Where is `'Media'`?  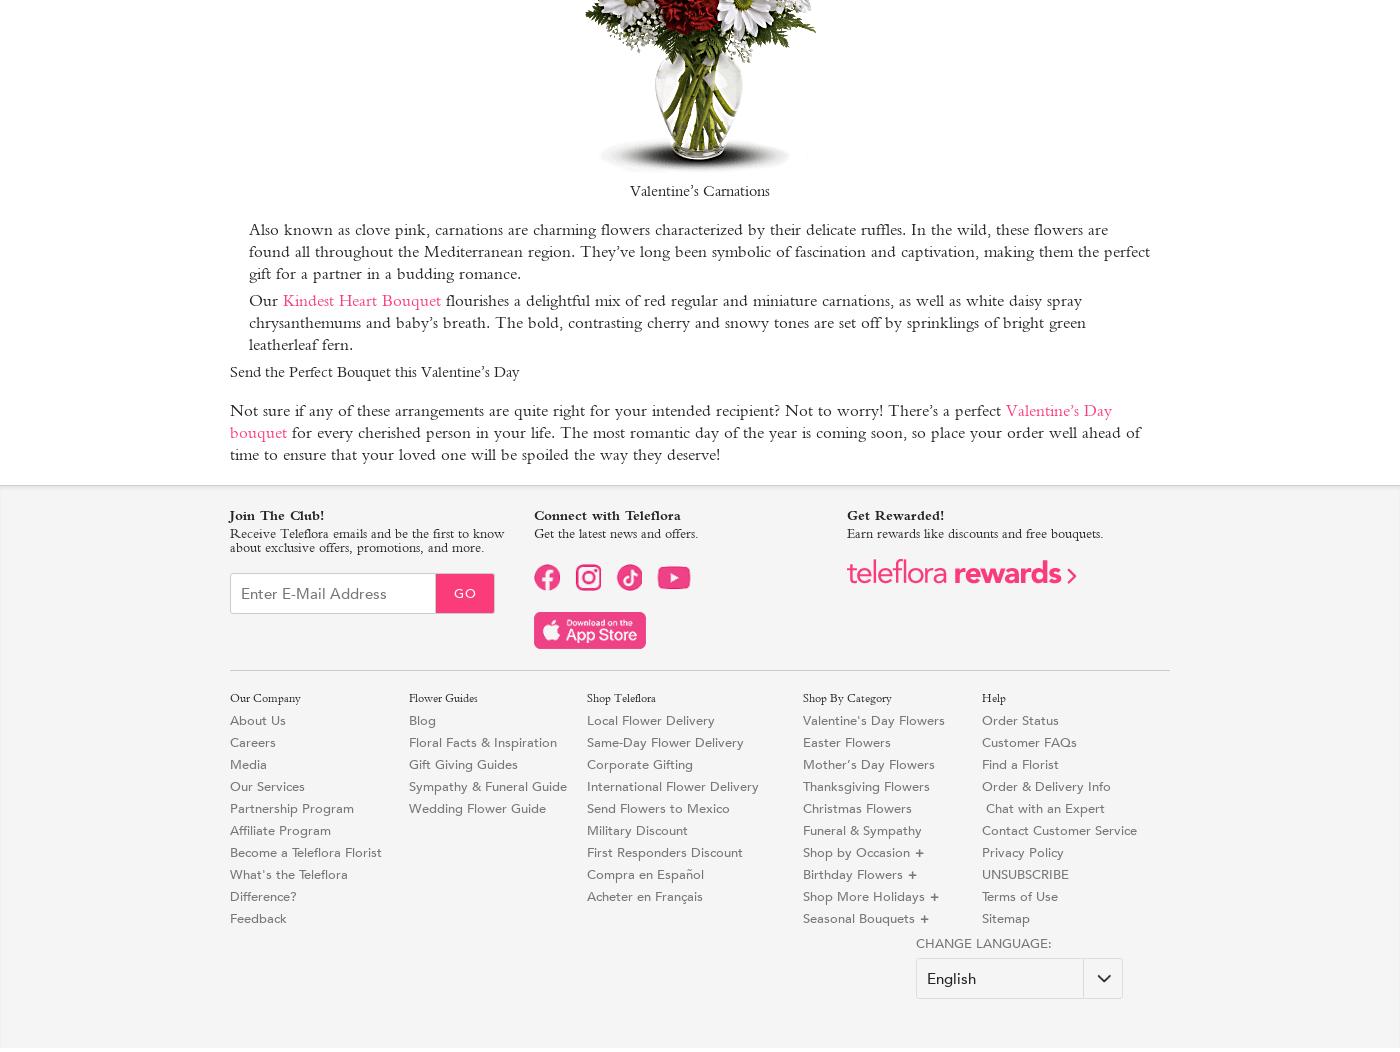 'Media' is located at coordinates (247, 763).